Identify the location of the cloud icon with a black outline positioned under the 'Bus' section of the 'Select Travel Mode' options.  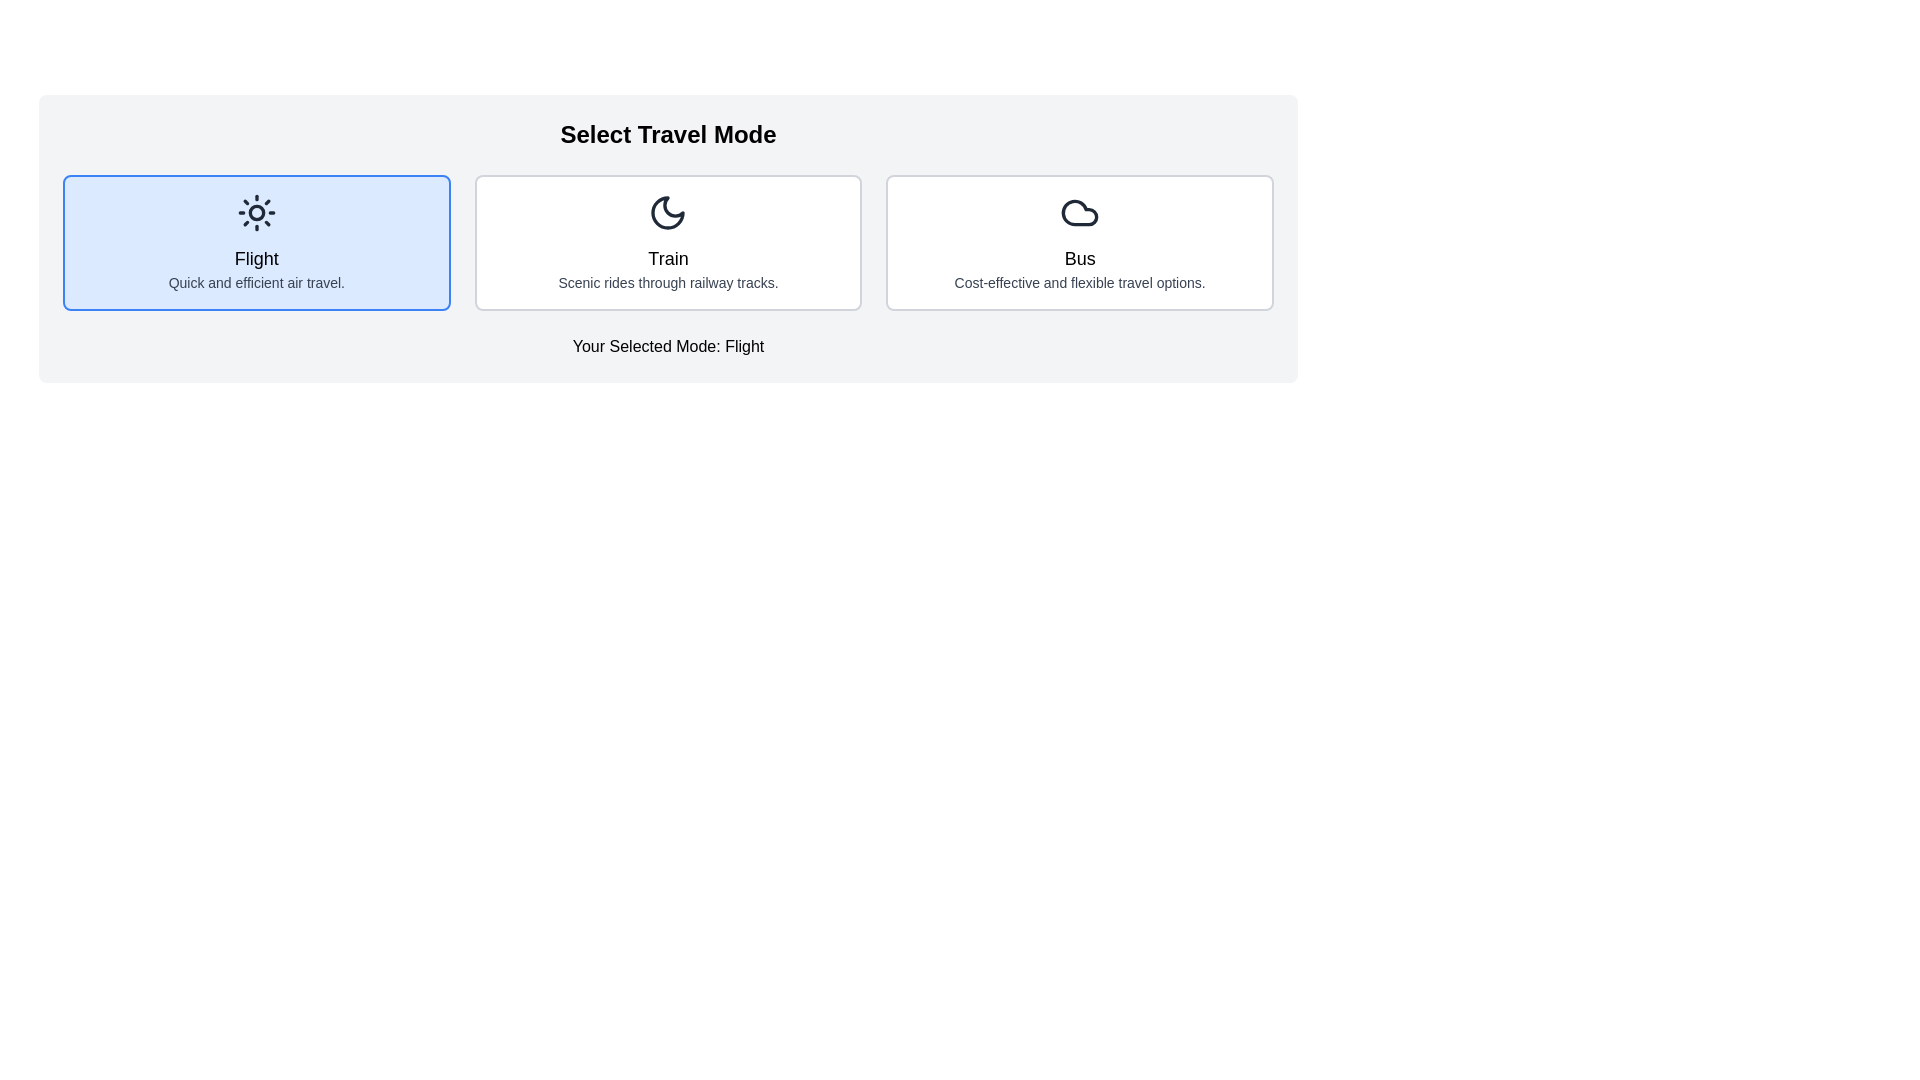
(1079, 212).